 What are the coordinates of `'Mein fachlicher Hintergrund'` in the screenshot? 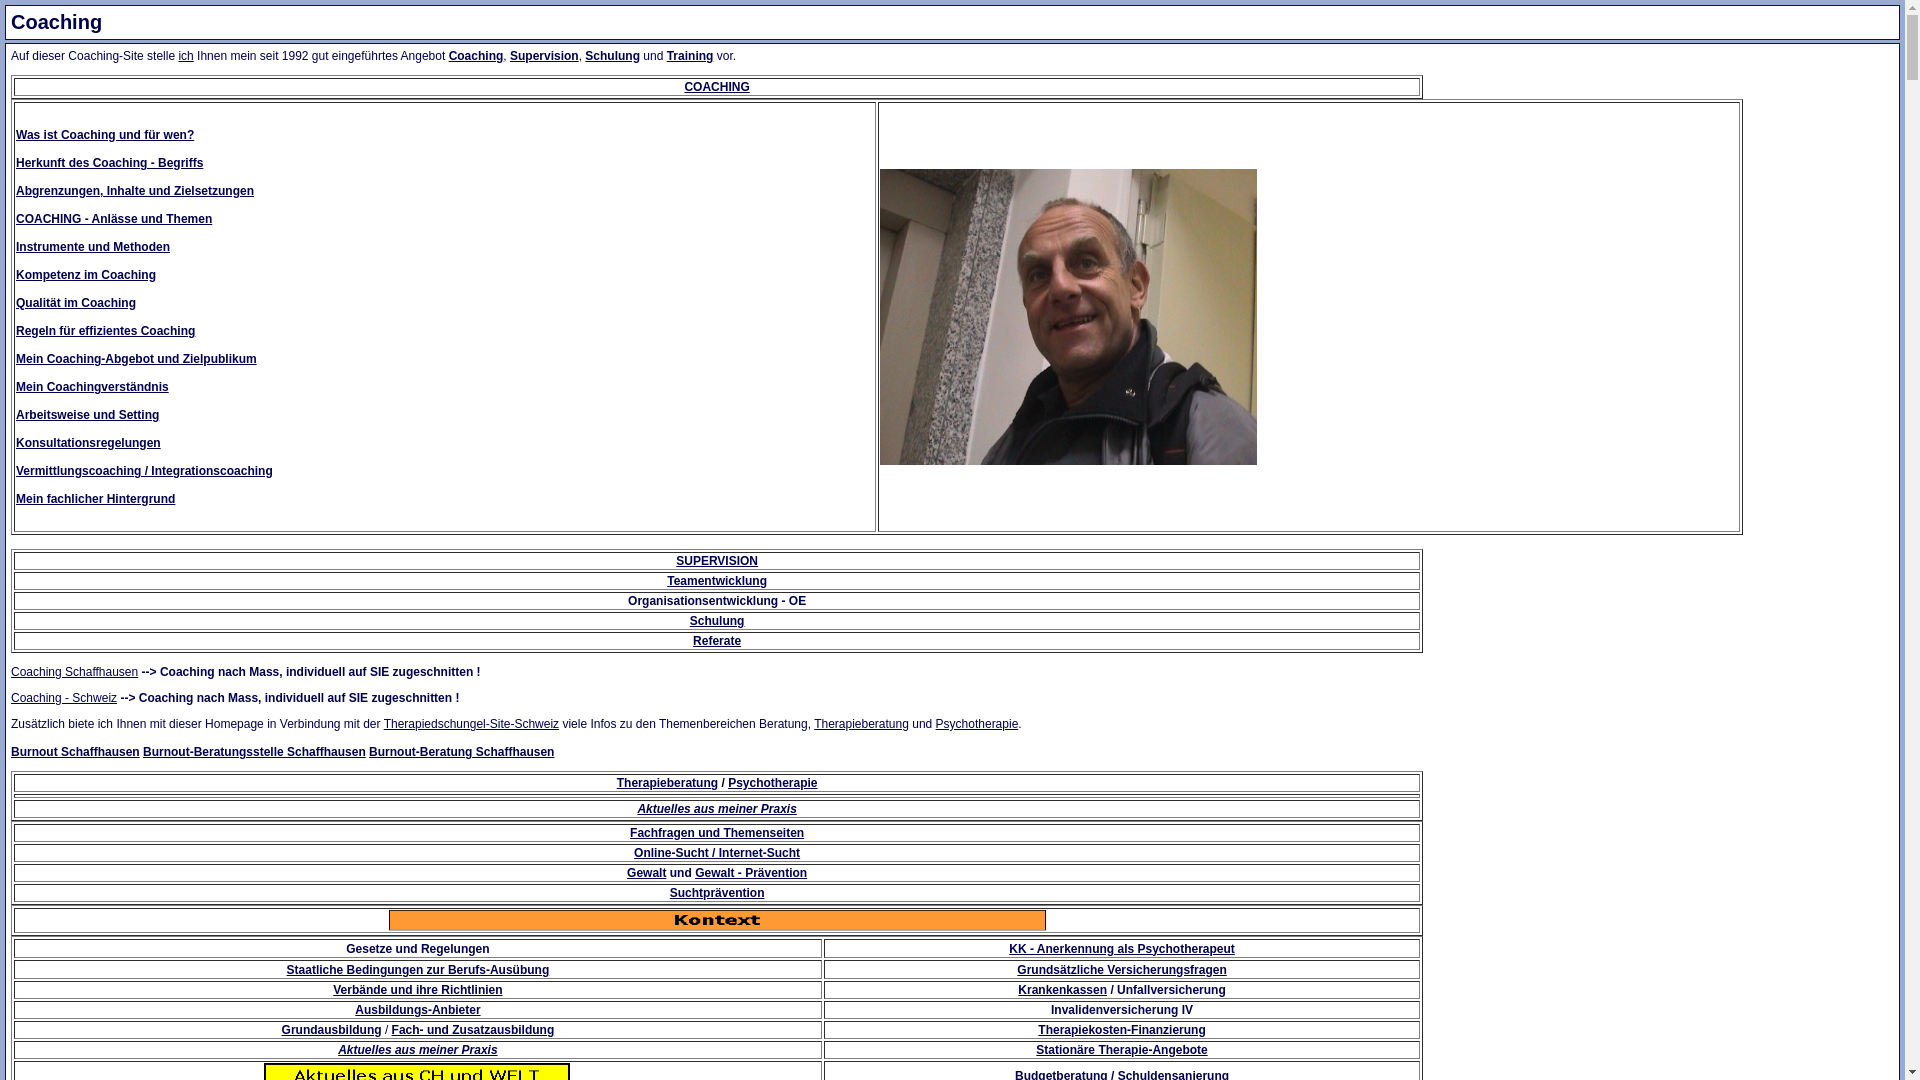 It's located at (94, 497).